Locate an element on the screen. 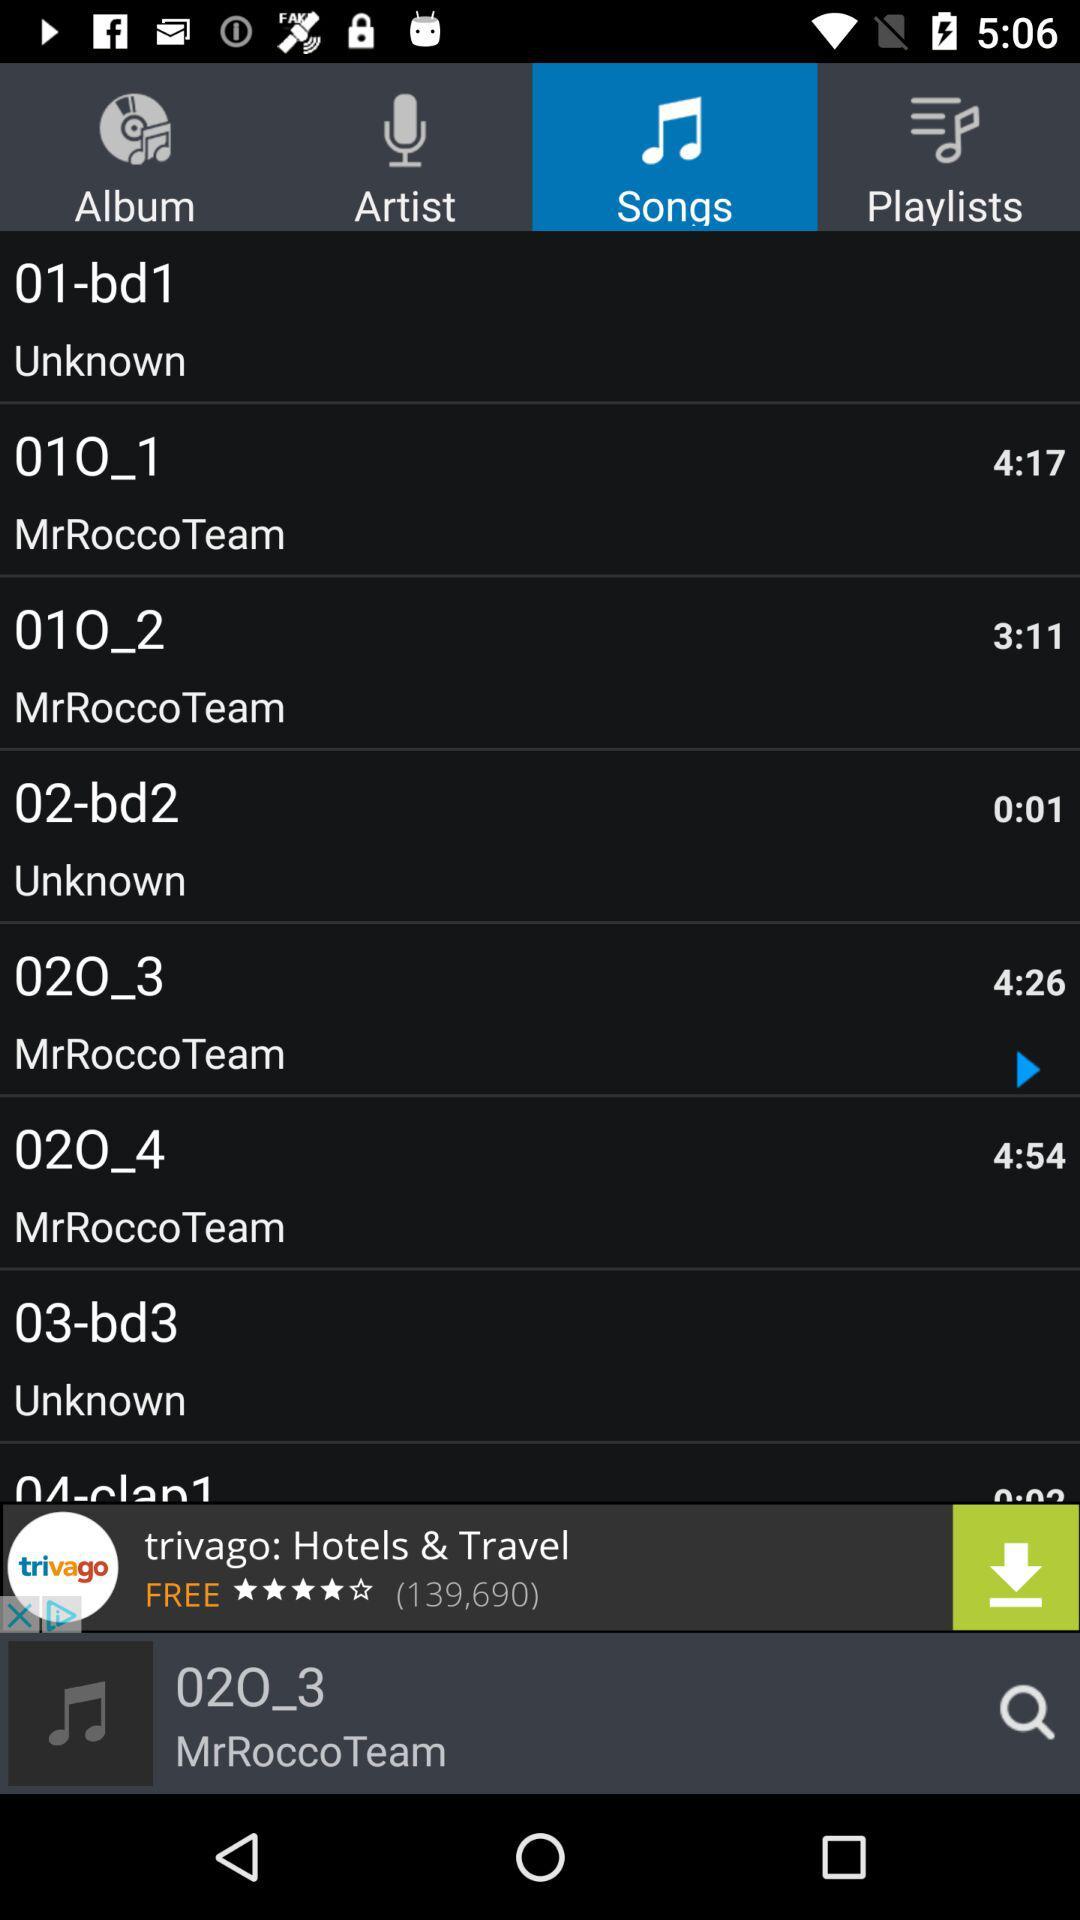 The image size is (1080, 1920). advertisement link is located at coordinates (540, 1566).